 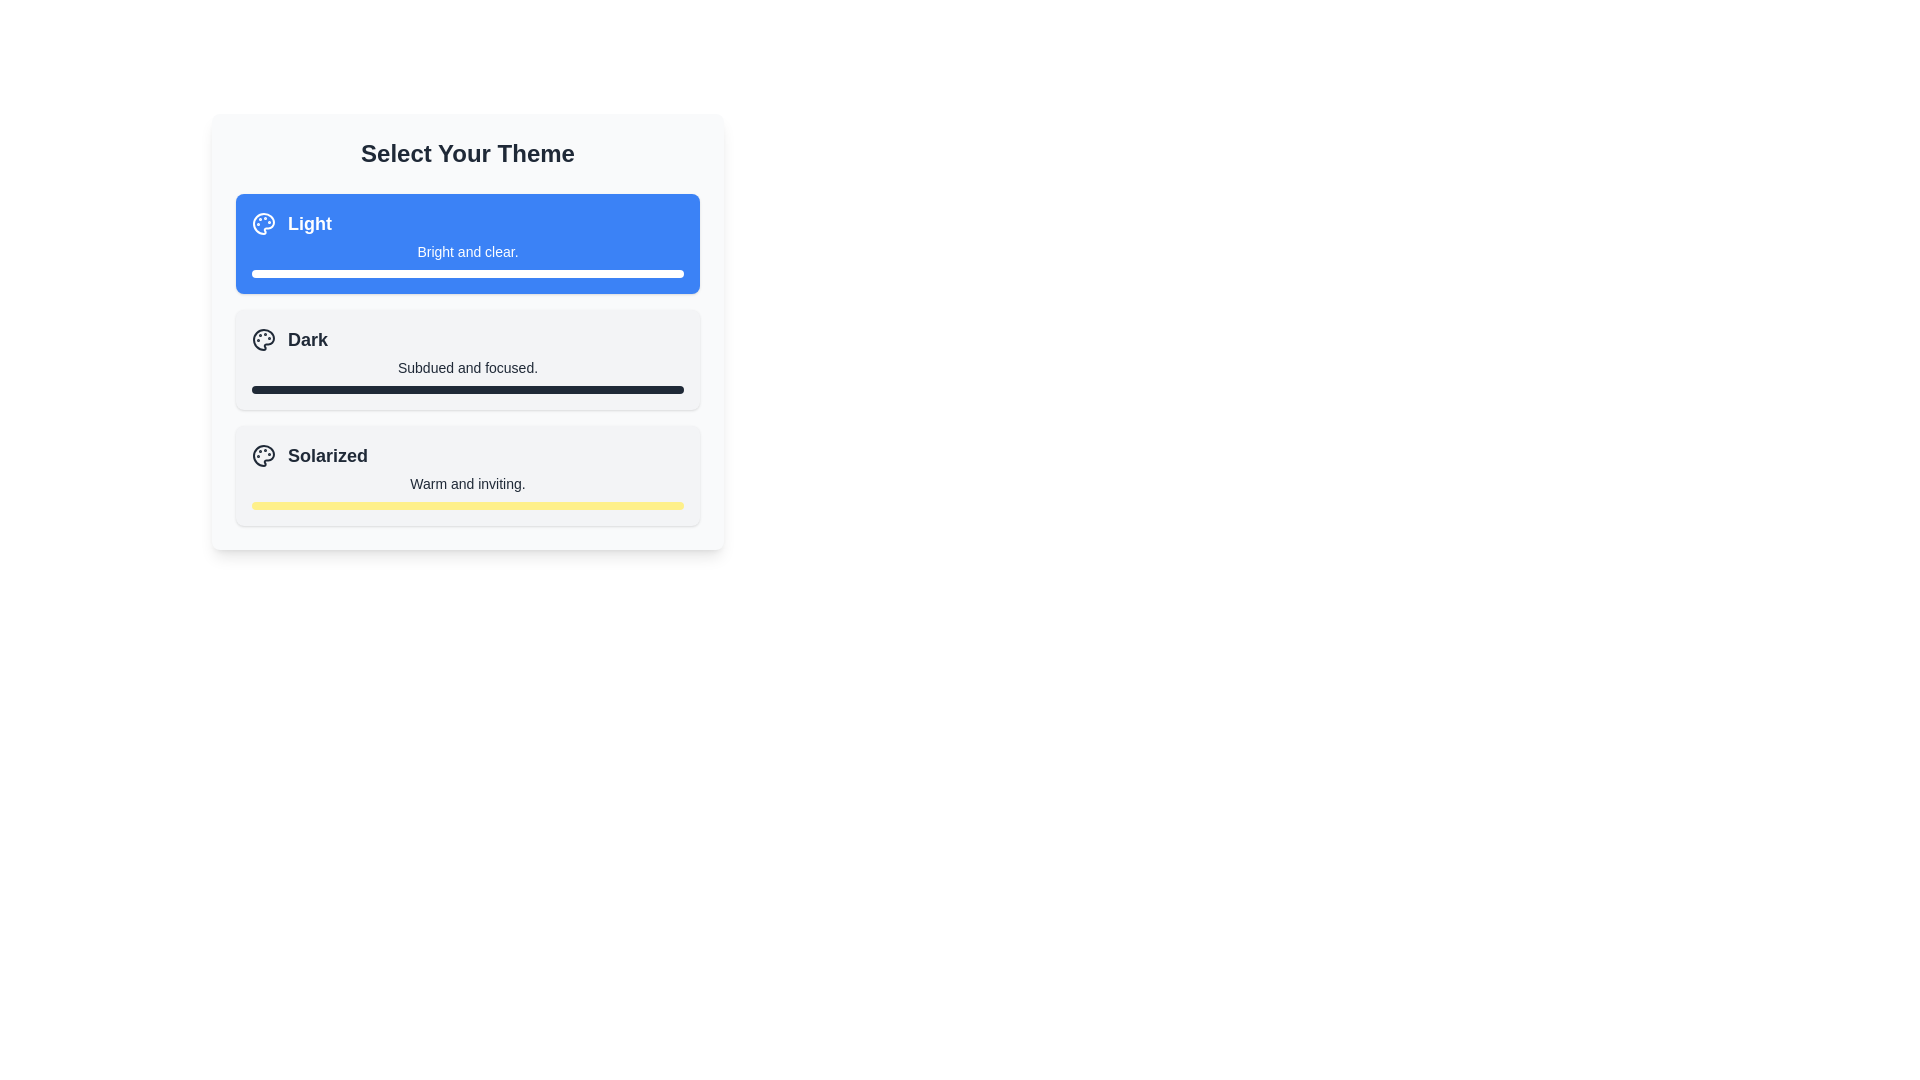 I want to click on the decorative icon representing the 'Light' theme option, located to the left of the 'Light' text label, so click(x=263, y=223).